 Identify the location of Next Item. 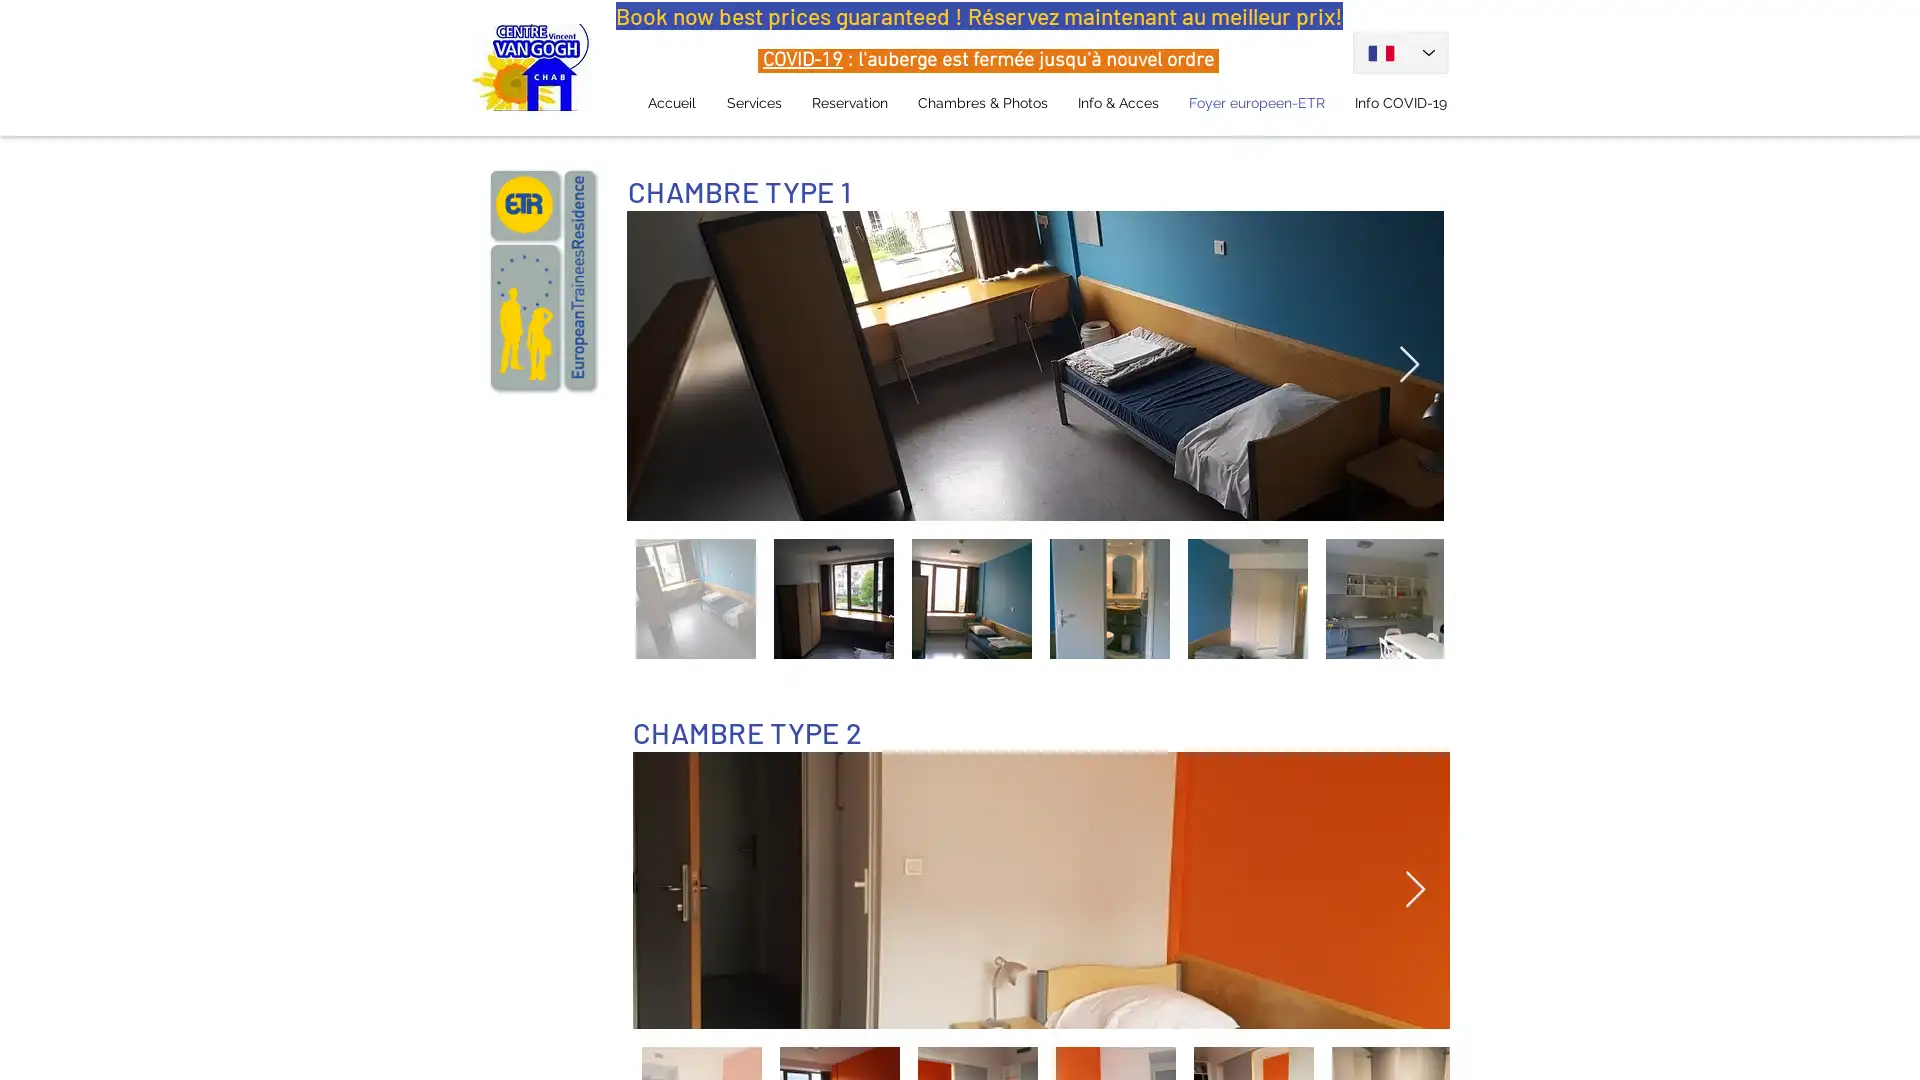
(1408, 365).